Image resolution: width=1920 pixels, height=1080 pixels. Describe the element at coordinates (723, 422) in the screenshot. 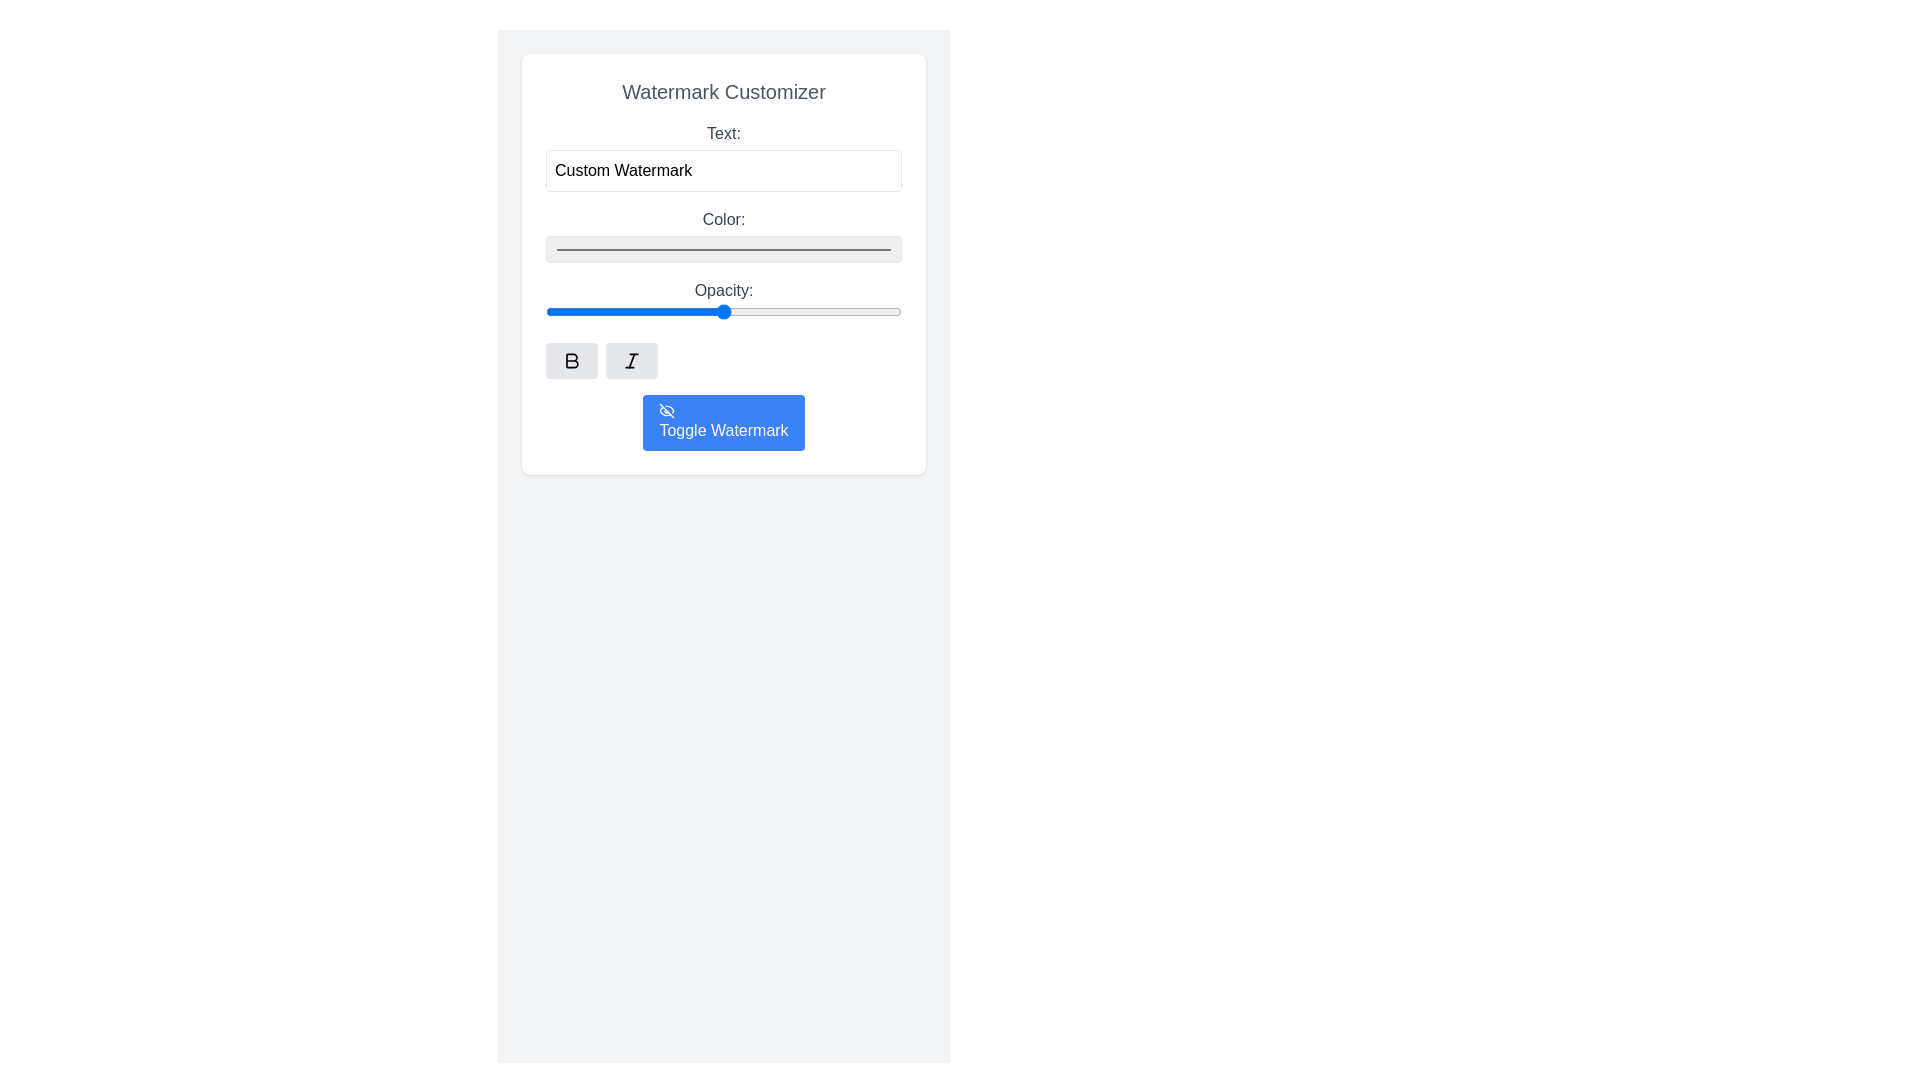

I see `the button that toggles the visibility of a watermark, located at the bottom of the 'Watermark Customizer' section` at that location.